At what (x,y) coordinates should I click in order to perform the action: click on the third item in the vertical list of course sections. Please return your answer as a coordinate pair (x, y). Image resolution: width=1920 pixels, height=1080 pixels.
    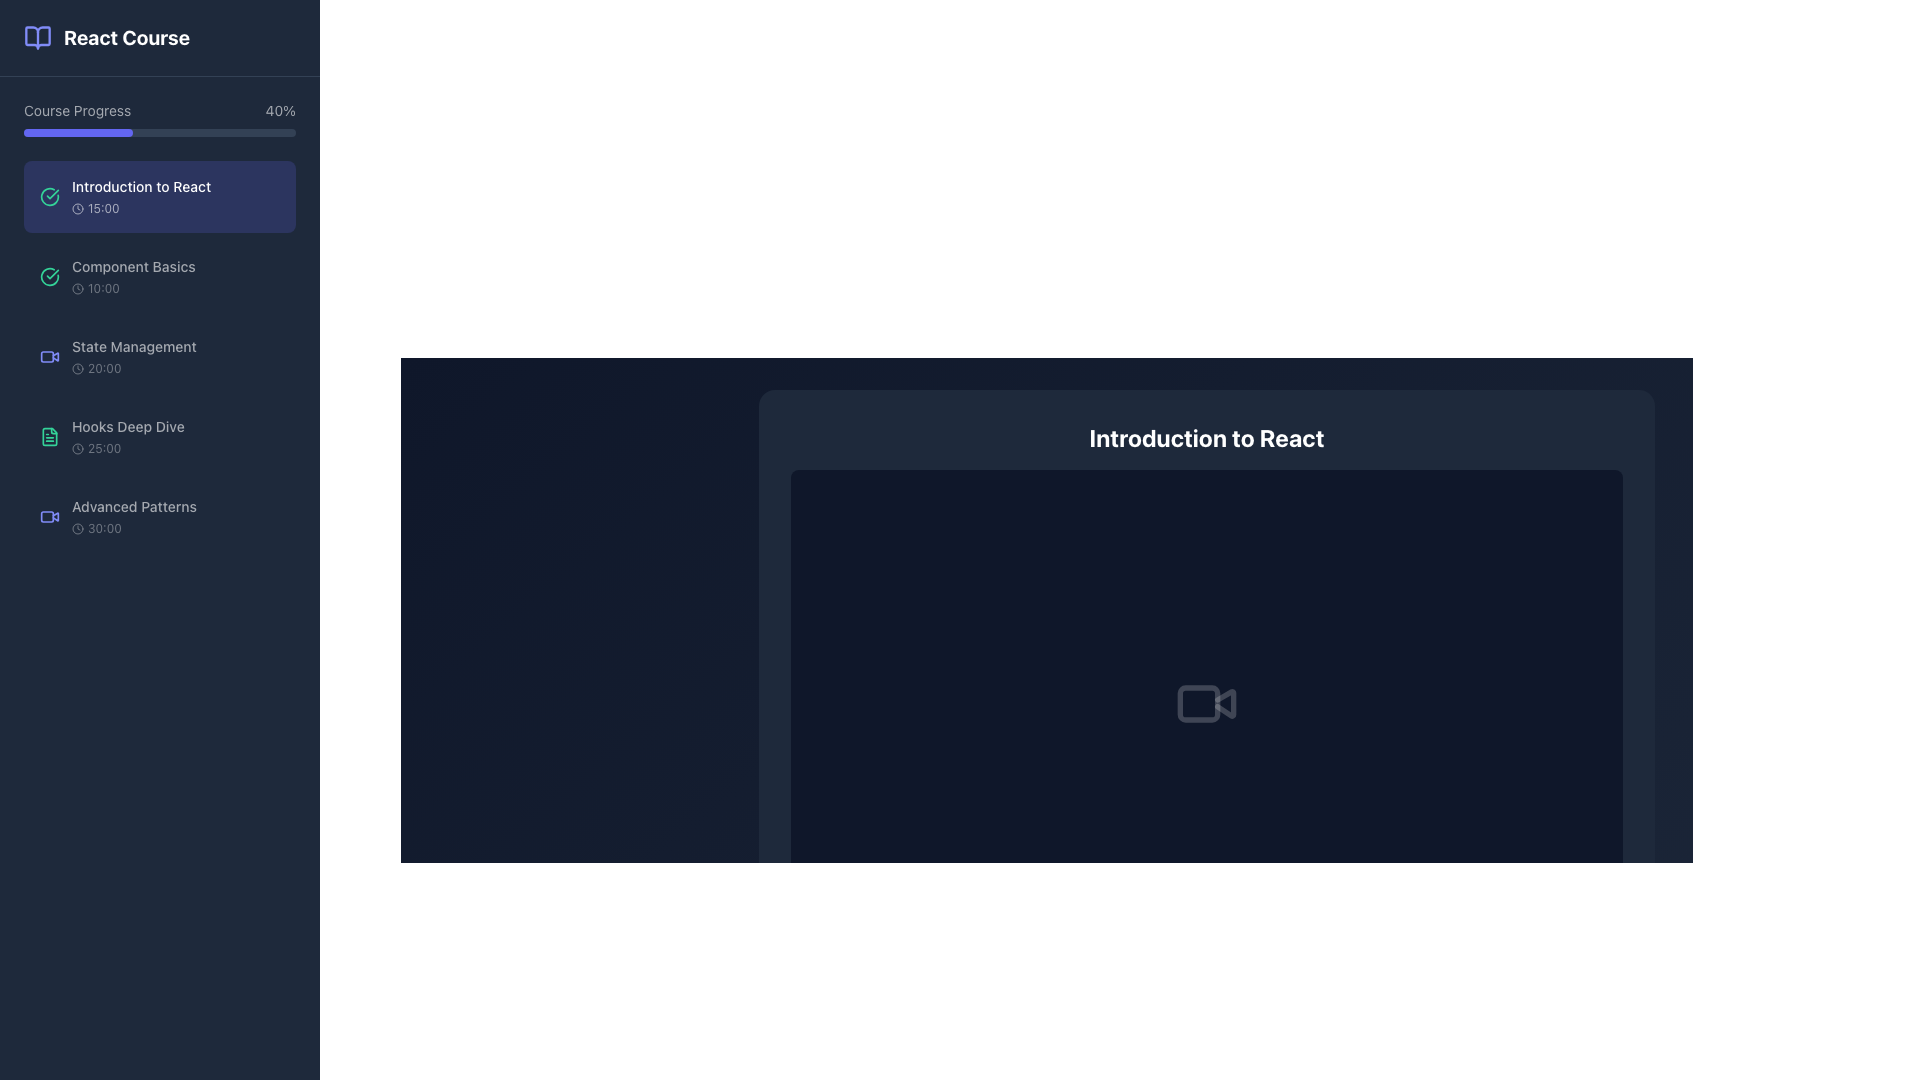
    Looking at the image, I should click on (158, 356).